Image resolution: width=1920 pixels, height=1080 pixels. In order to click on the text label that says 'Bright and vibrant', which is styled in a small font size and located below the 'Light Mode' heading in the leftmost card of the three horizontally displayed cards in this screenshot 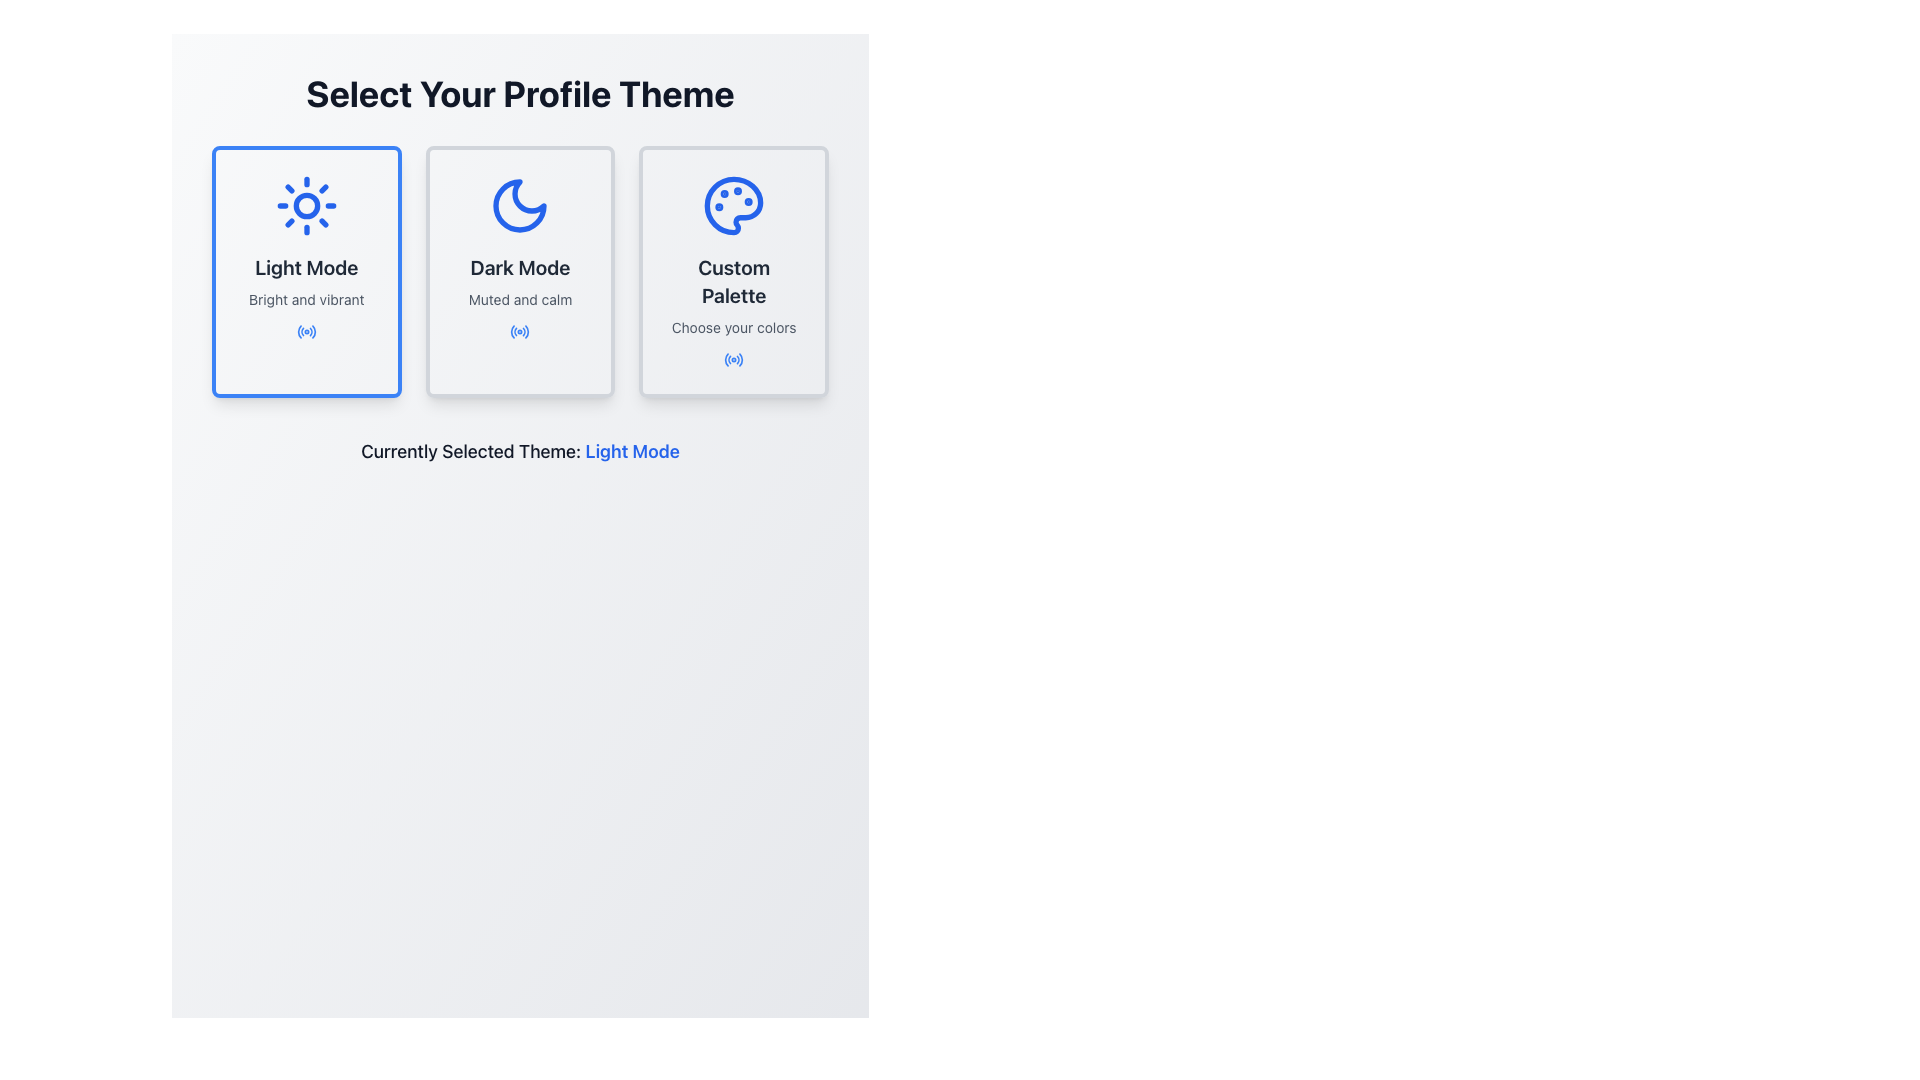, I will do `click(305, 300)`.